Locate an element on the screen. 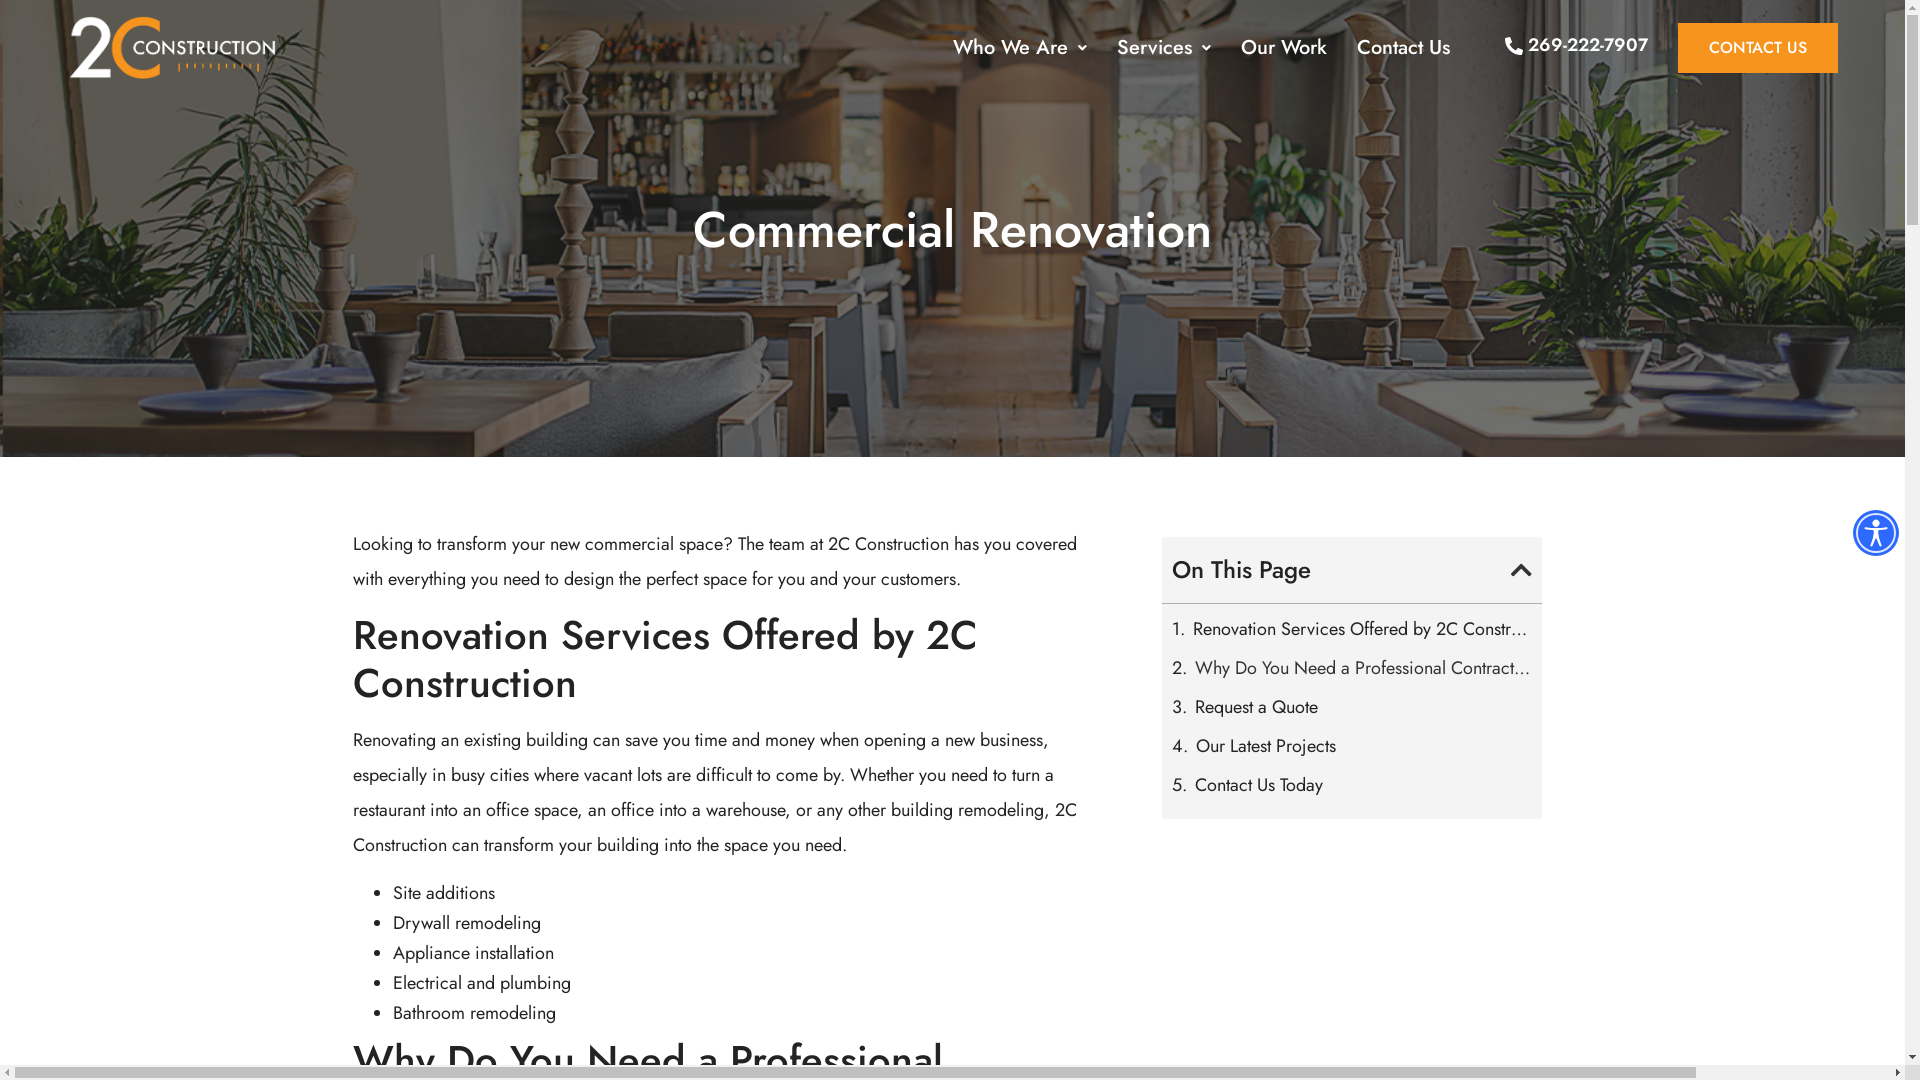 This screenshot has height=1080, width=1920. 'Our Work' is located at coordinates (1283, 46).